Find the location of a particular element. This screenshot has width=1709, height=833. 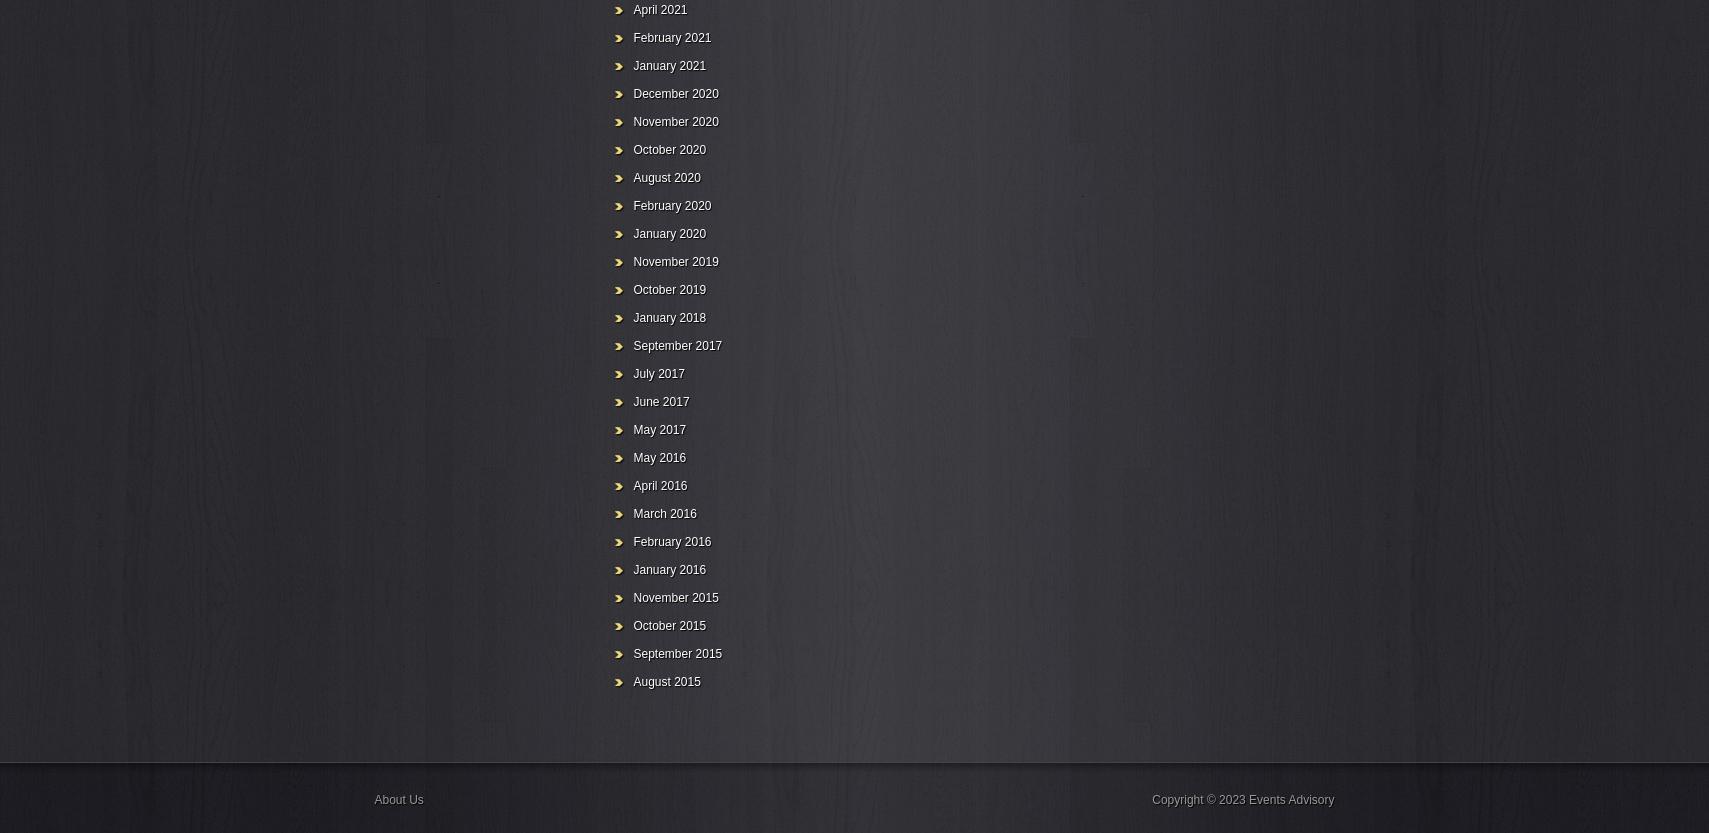

'November 2020' is located at coordinates (632, 122).